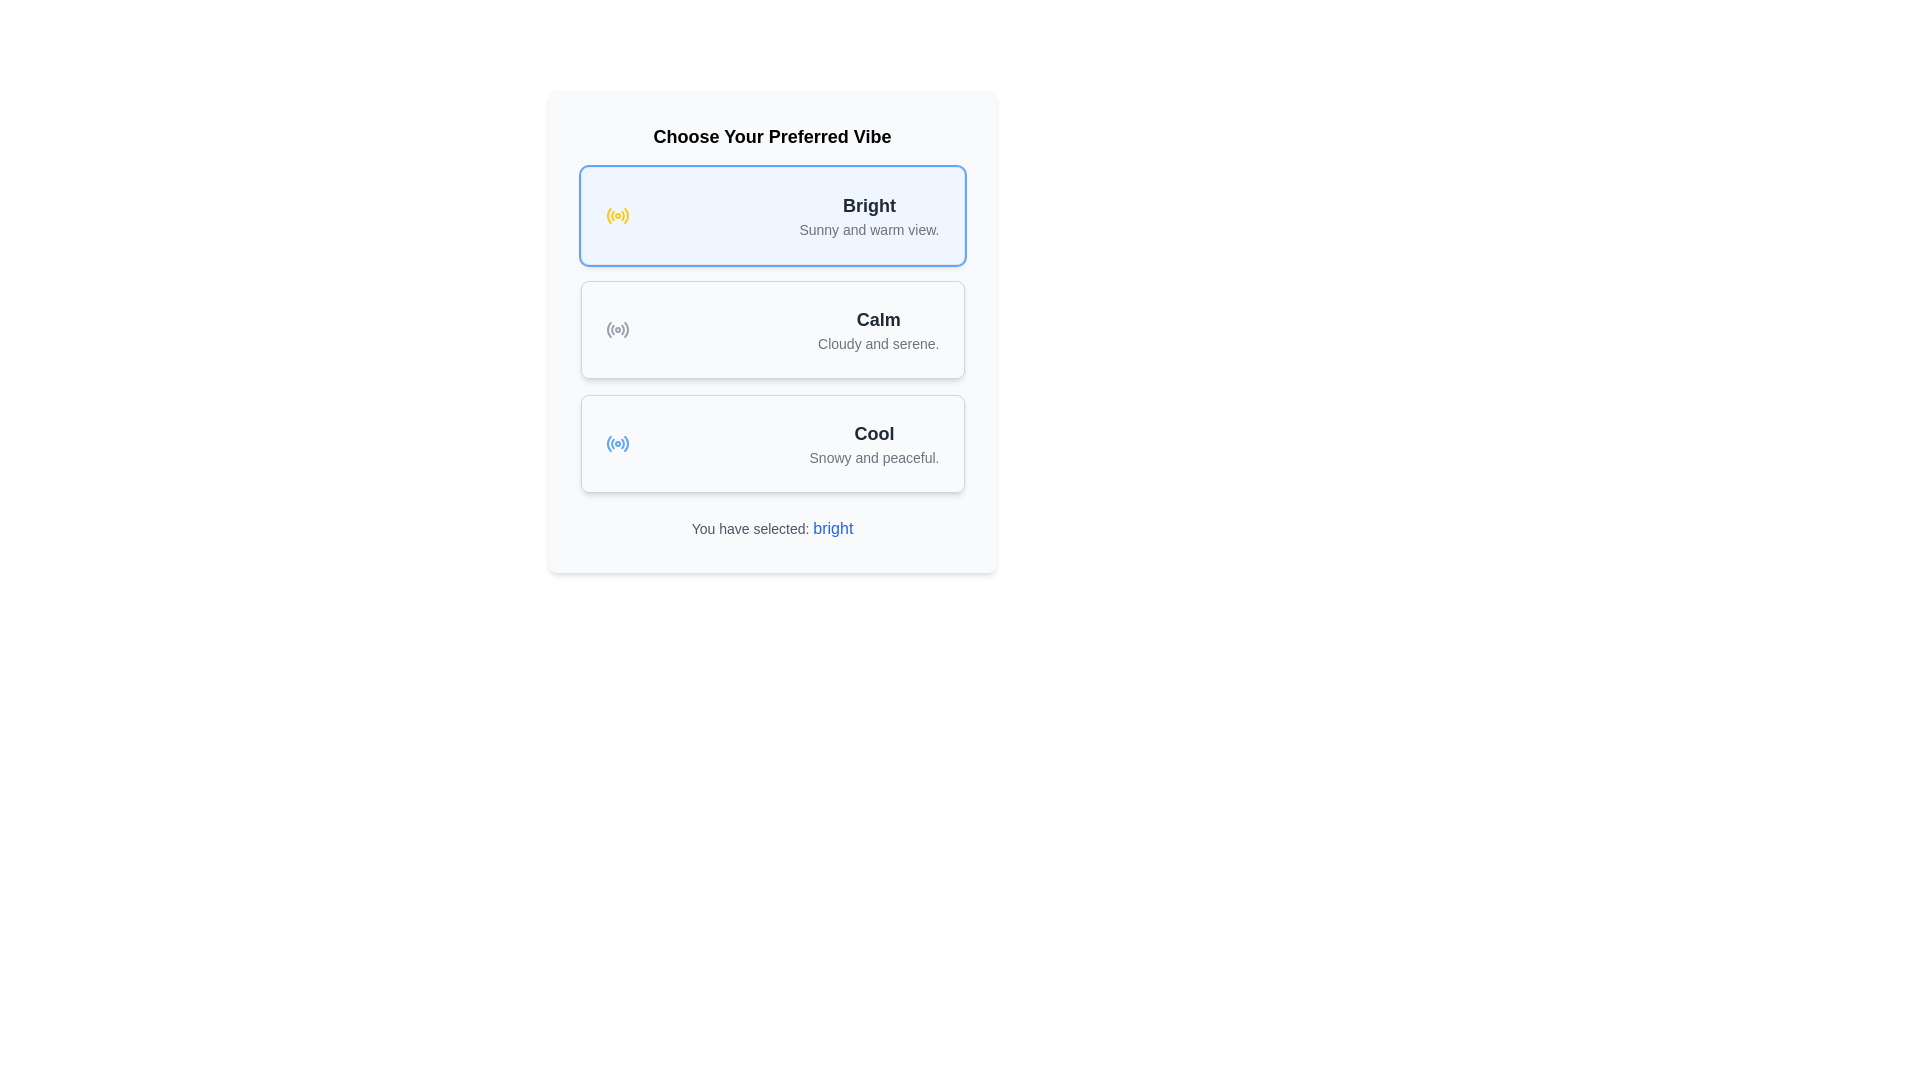 This screenshot has width=1920, height=1080. I want to click on the text label displaying 'Snowy and peaceful.' which is positioned directly below the word 'Cool', so click(874, 458).